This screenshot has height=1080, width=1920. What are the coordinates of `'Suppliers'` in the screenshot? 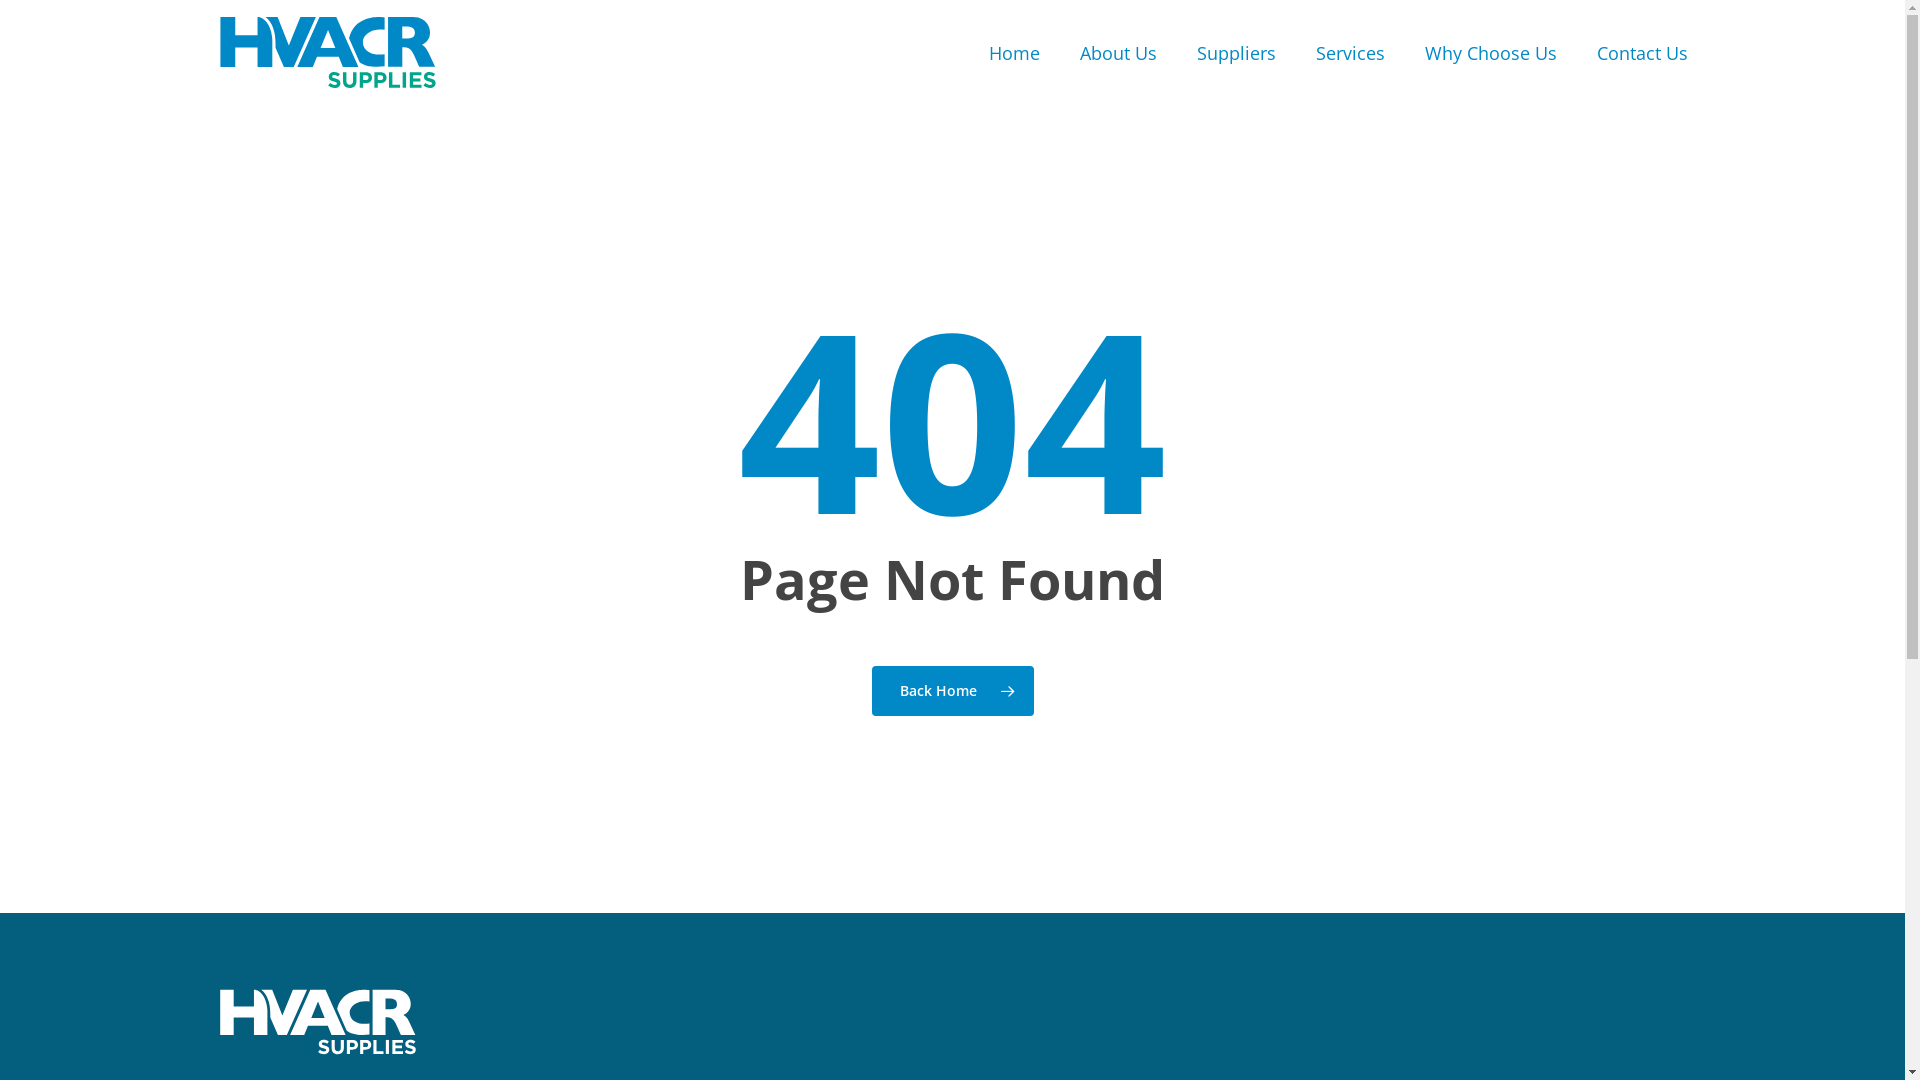 It's located at (1195, 52).